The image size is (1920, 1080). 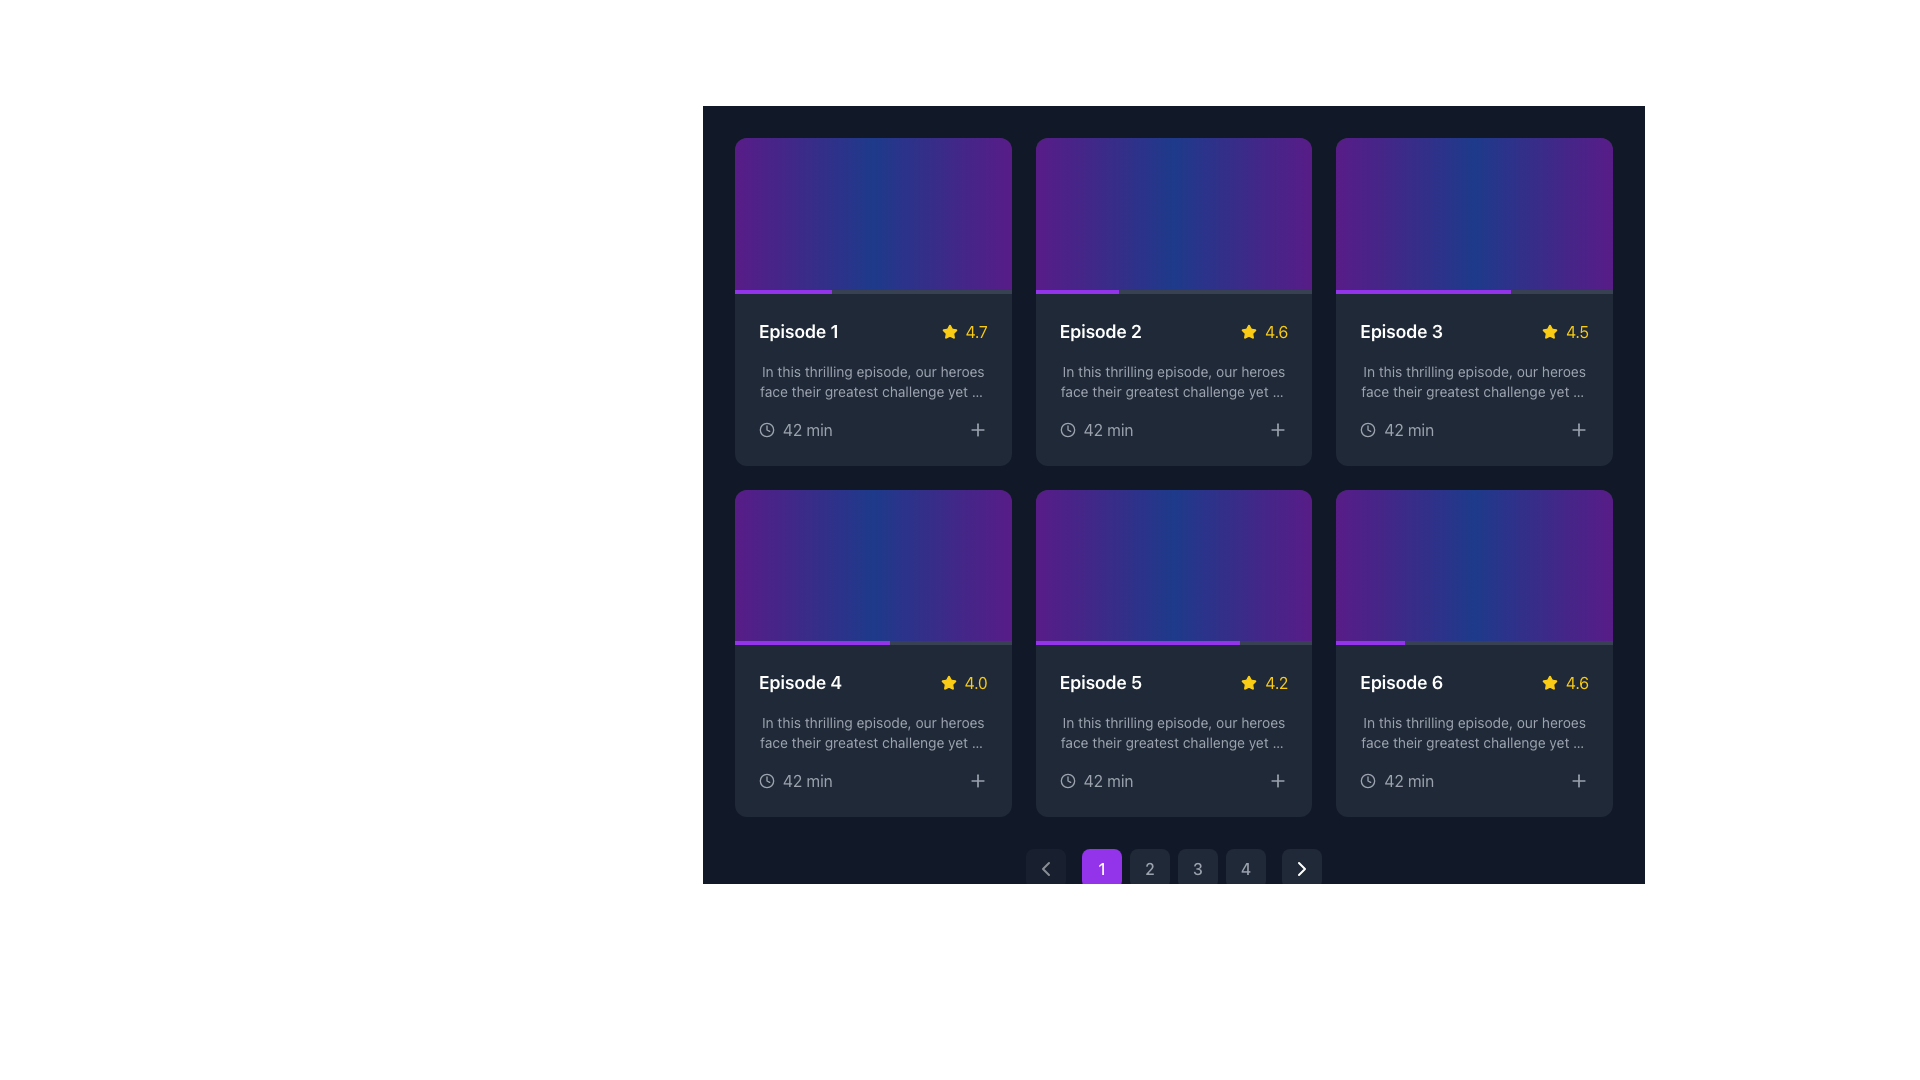 What do you see at coordinates (1174, 301) in the screenshot?
I see `the Information card that previews a specific episode, located in the first row and second column of a grid of six cards` at bounding box center [1174, 301].